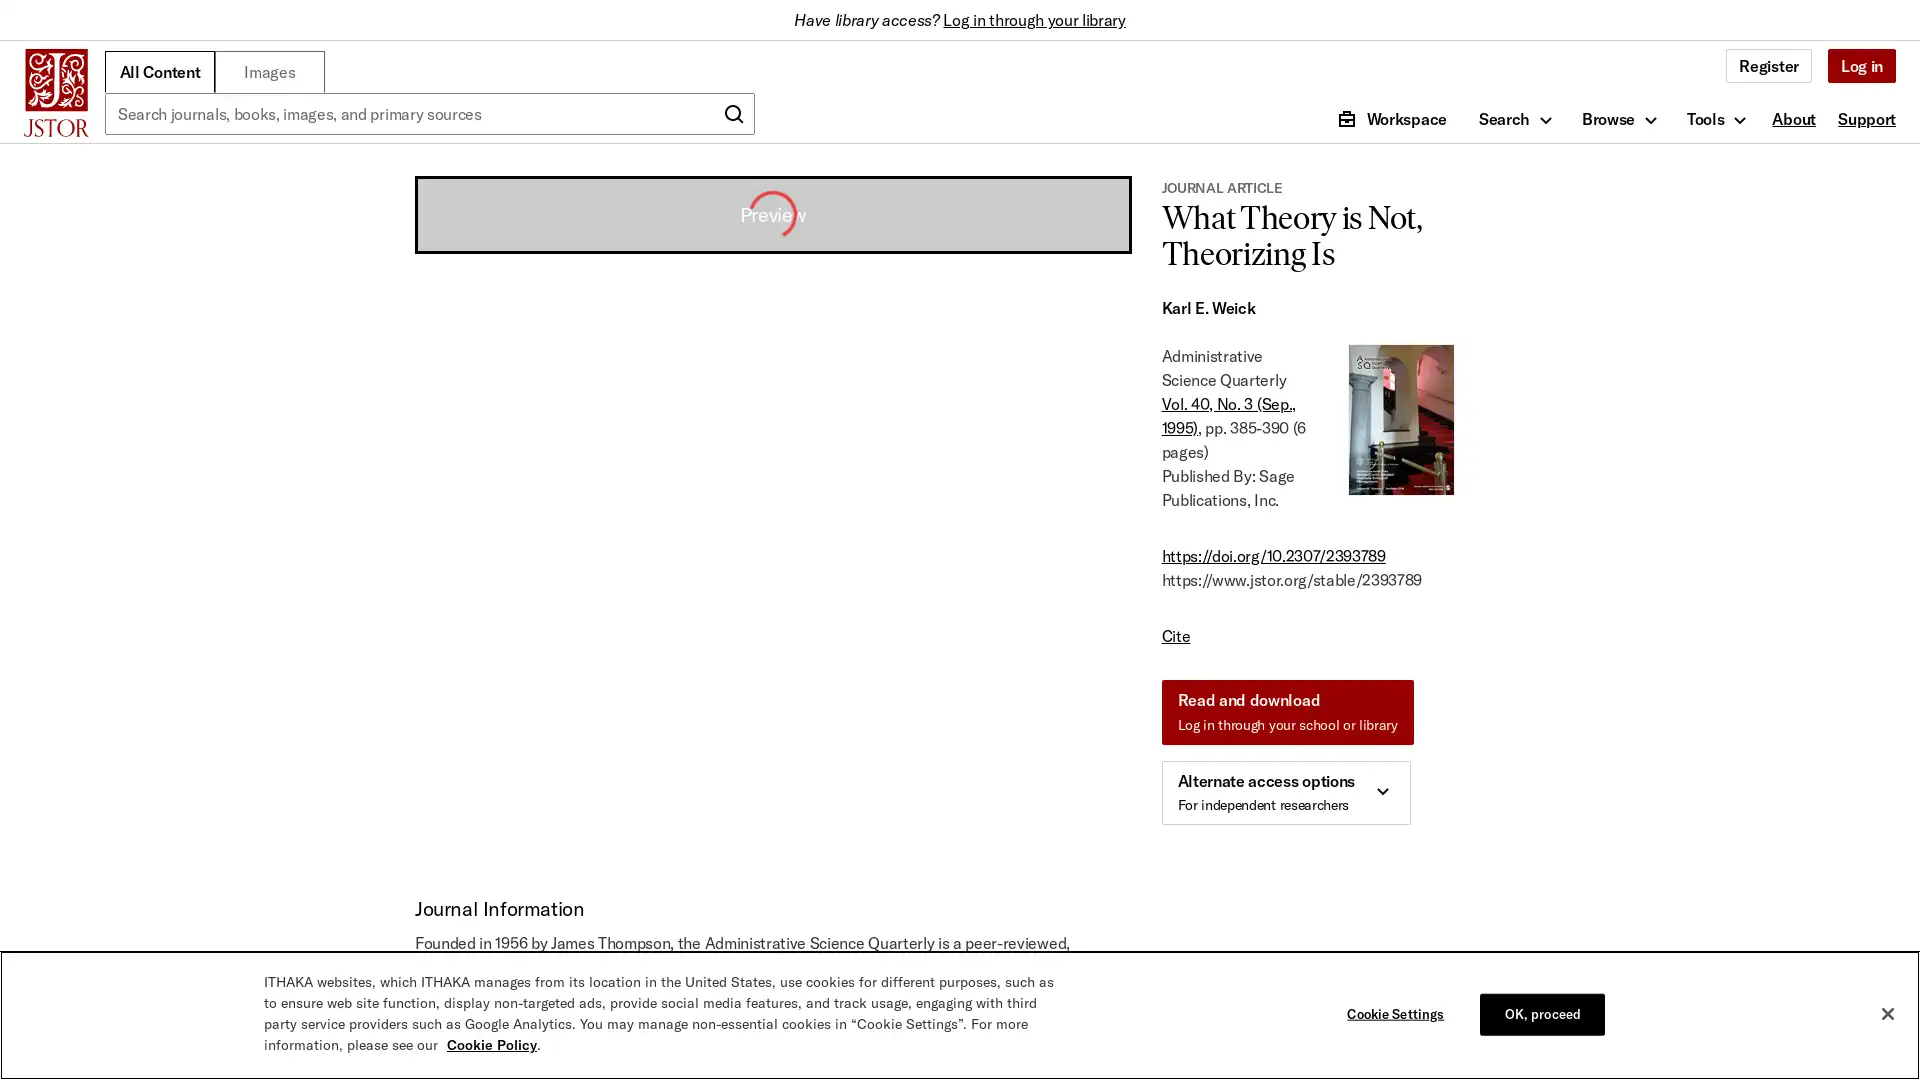  What do you see at coordinates (1886, 1014) in the screenshot?
I see `Close` at bounding box center [1886, 1014].